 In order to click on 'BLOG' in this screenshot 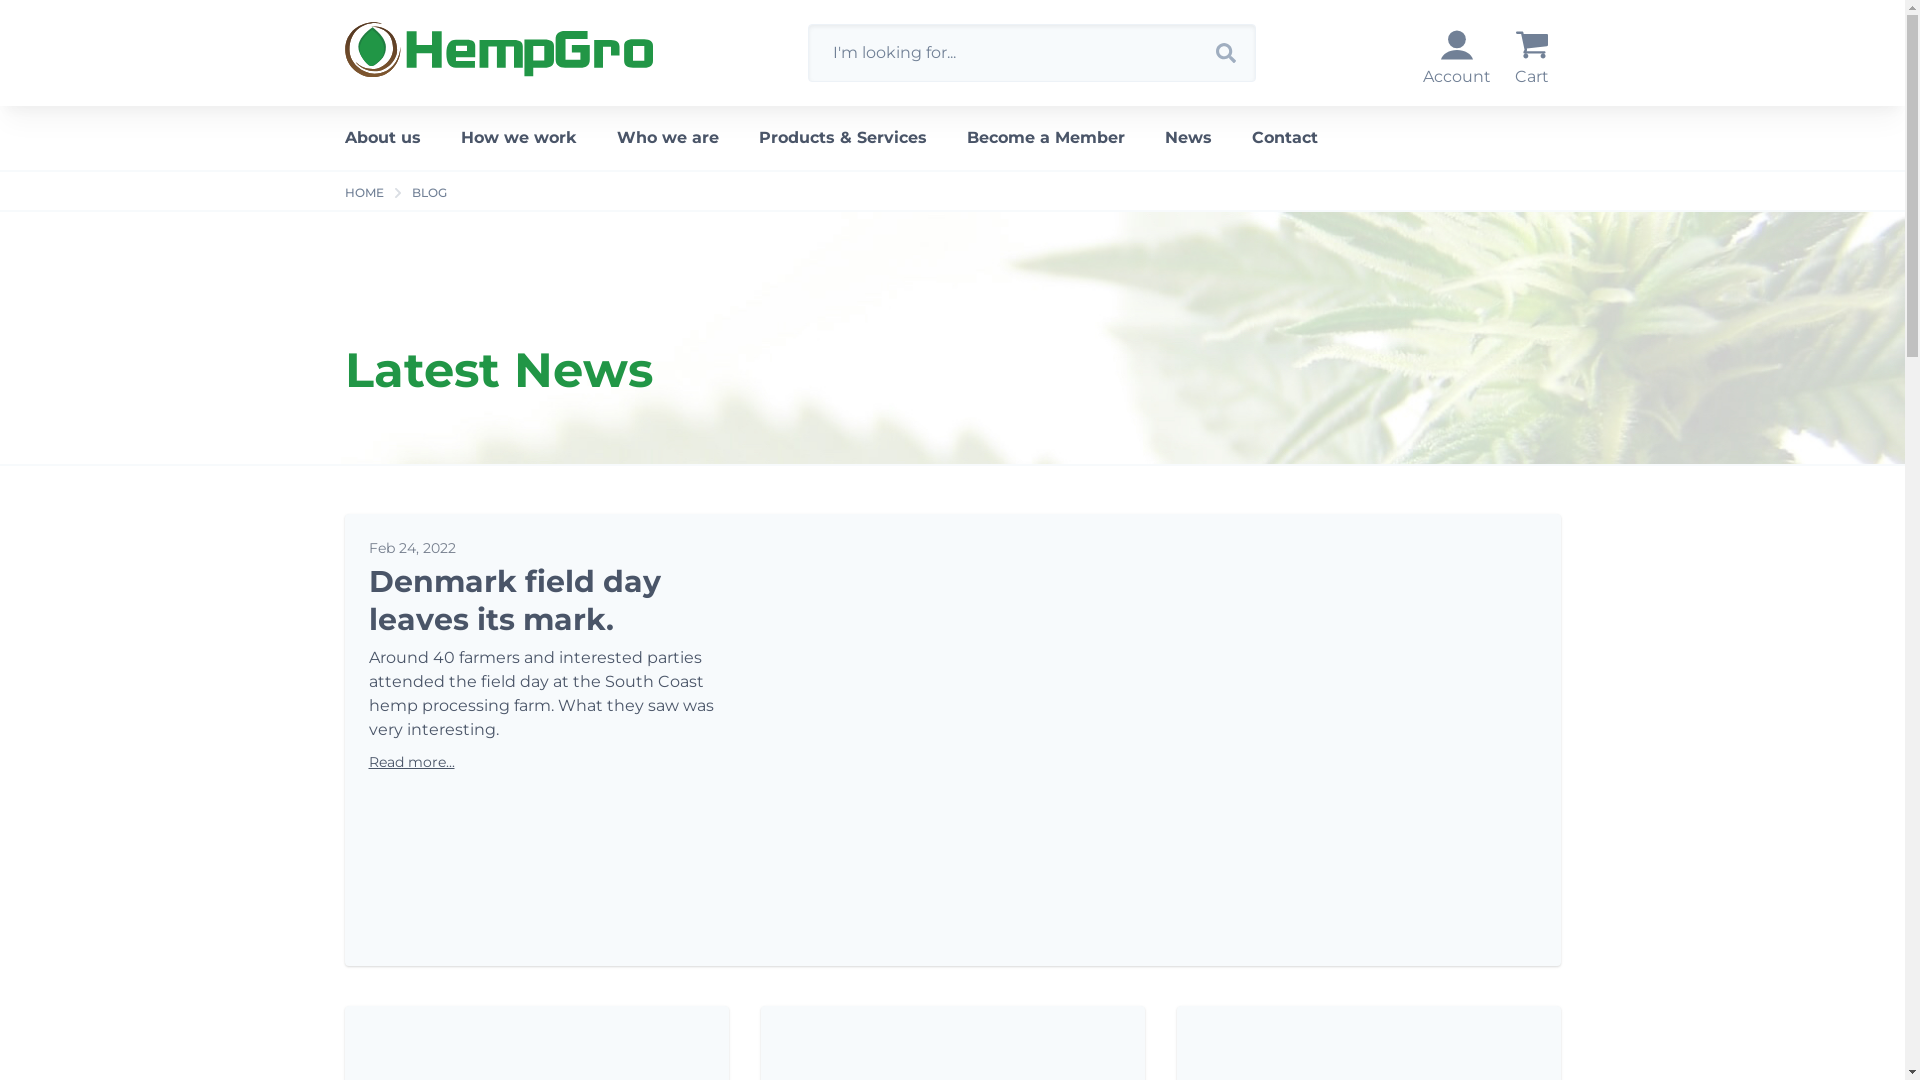, I will do `click(411, 192)`.